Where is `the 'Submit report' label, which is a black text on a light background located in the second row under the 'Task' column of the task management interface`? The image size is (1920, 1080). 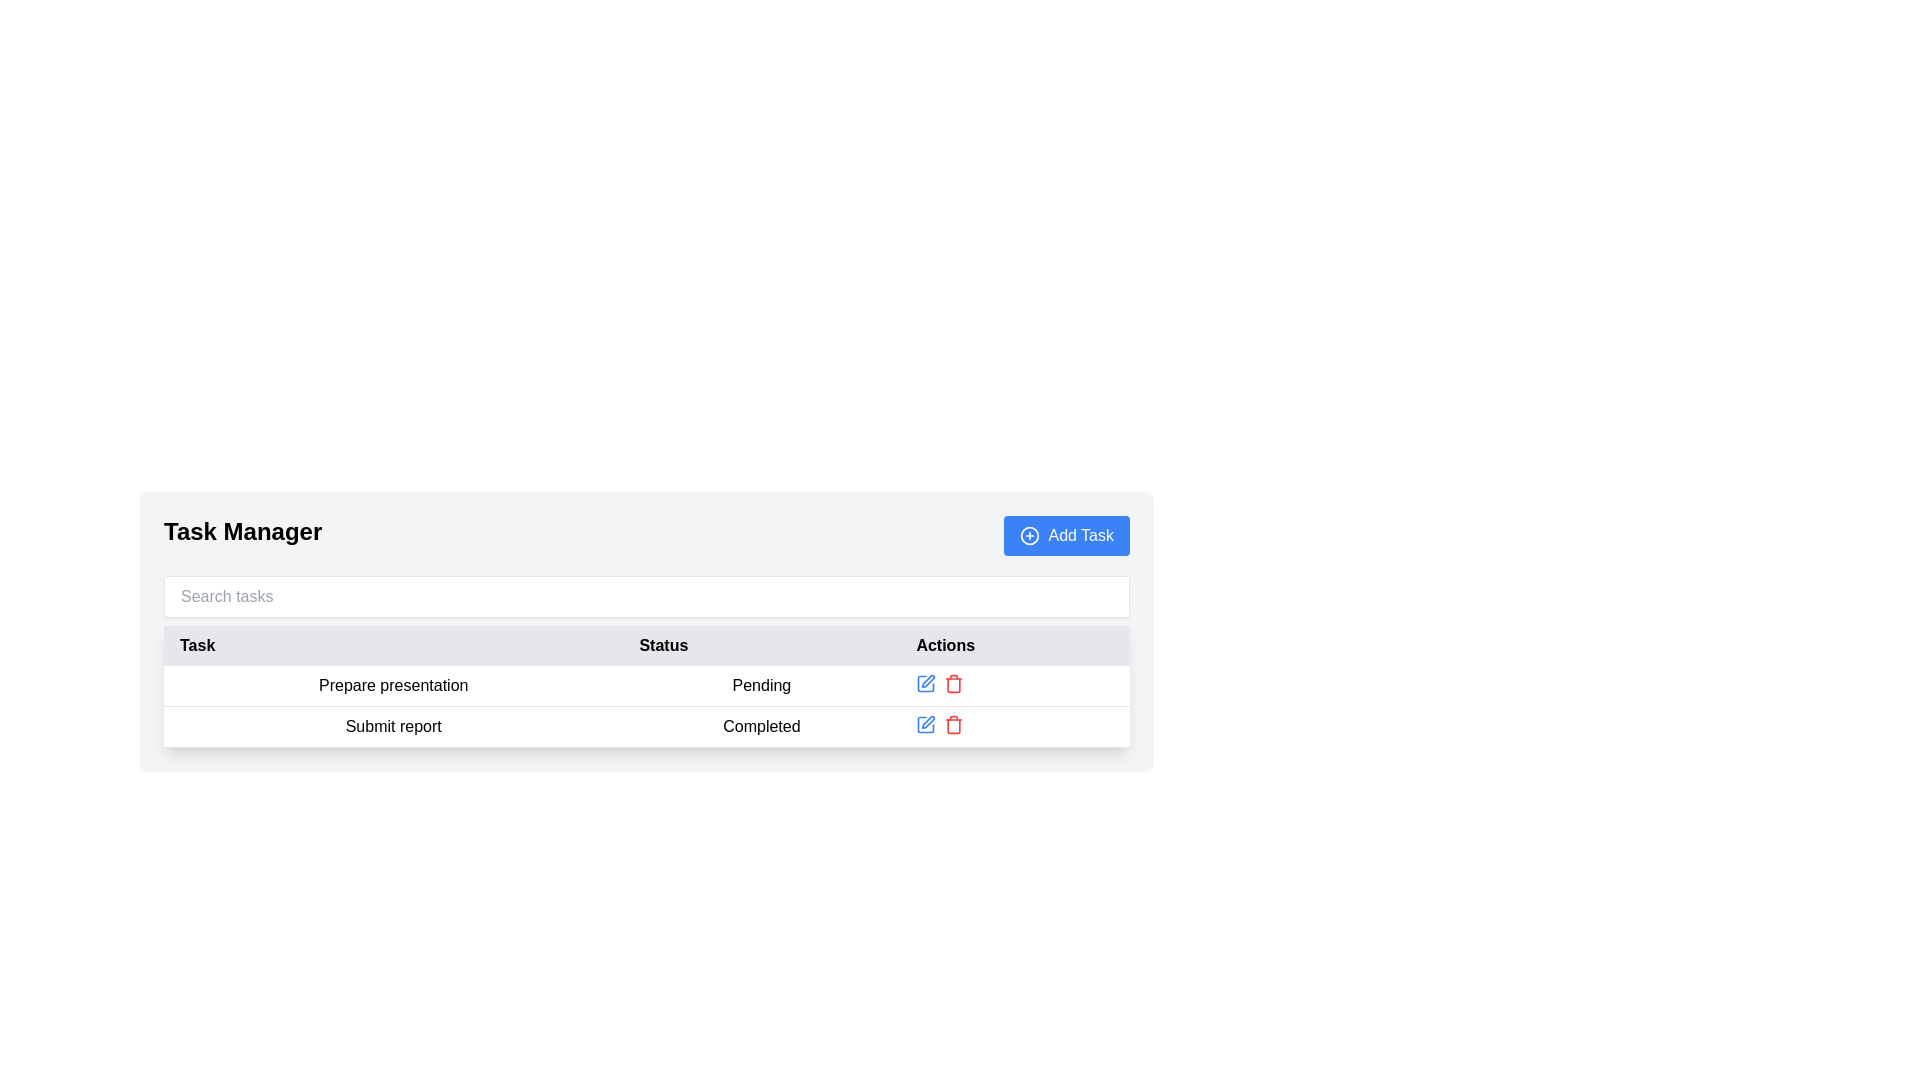 the 'Submit report' label, which is a black text on a light background located in the second row under the 'Task' column of the task management interface is located at coordinates (393, 726).